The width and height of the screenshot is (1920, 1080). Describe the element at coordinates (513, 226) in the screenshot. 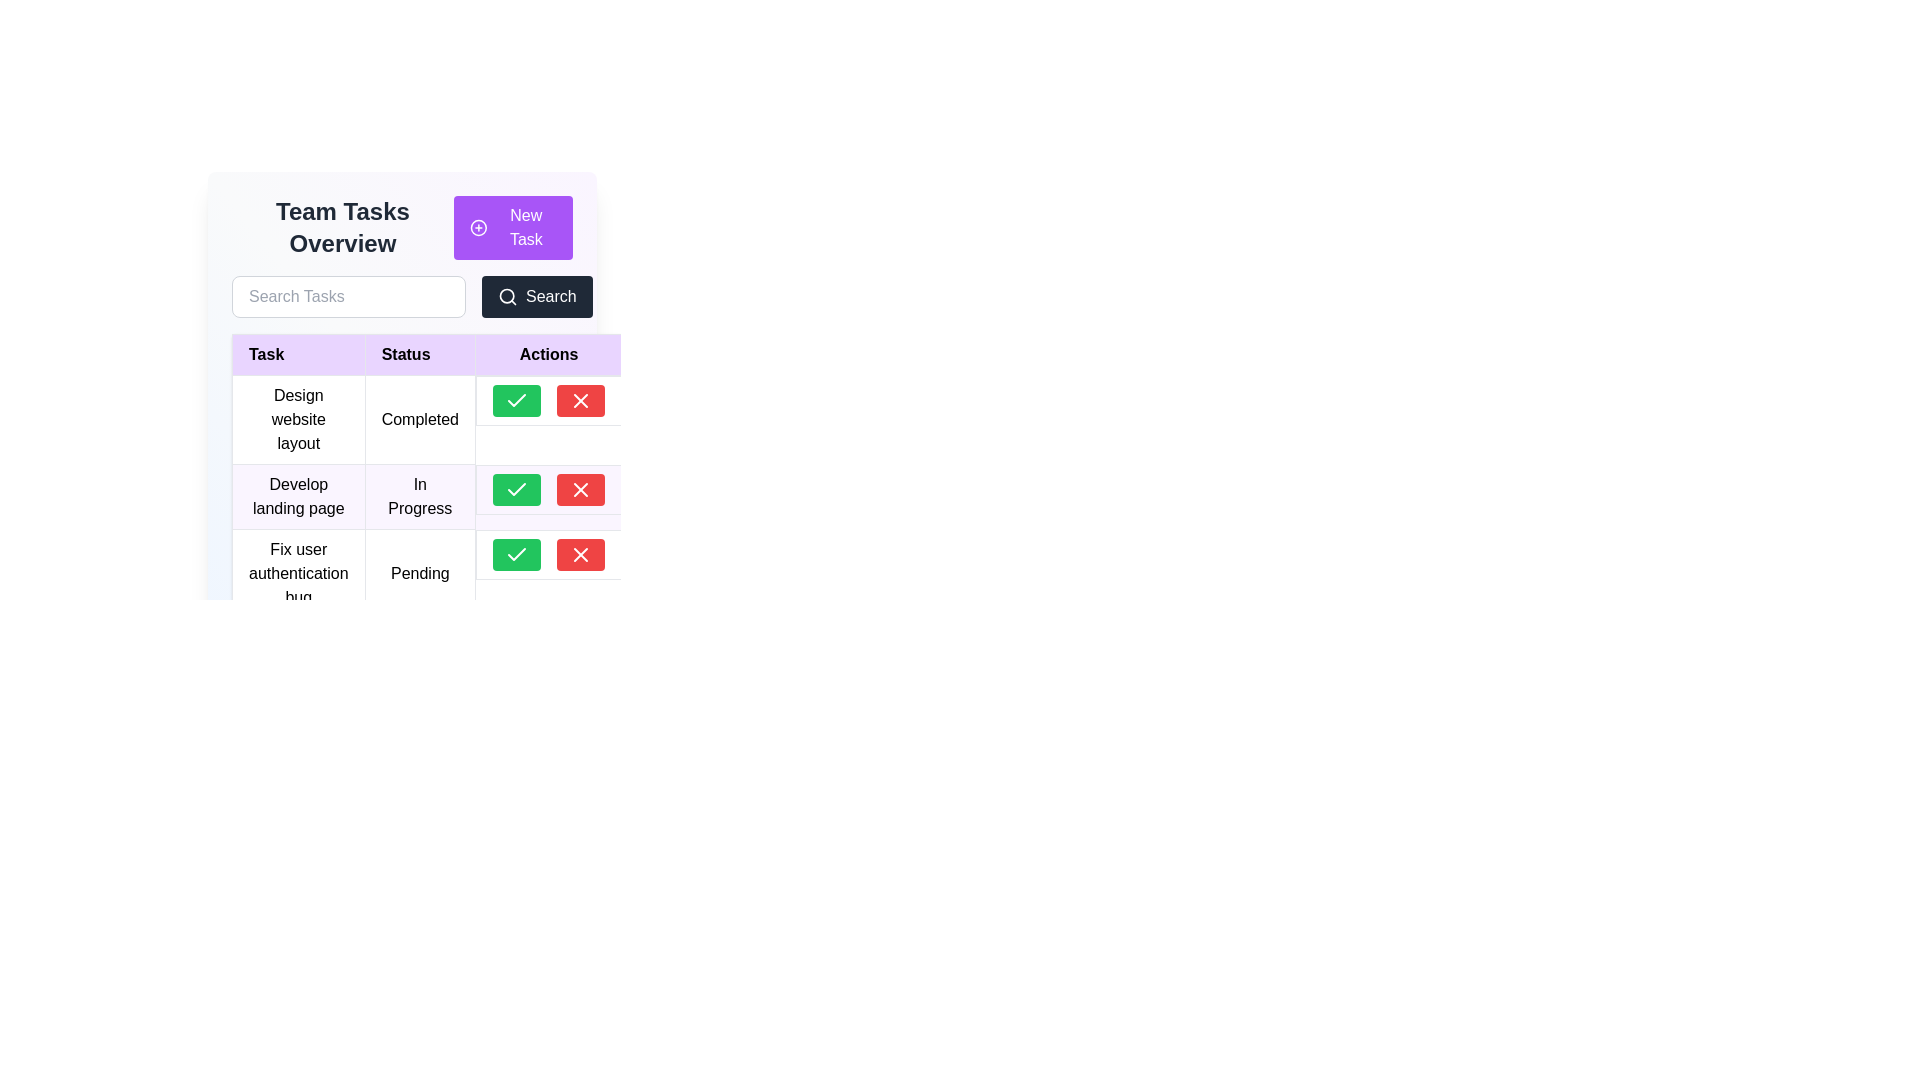

I see `the purple button labeled 'New Task' to visualize the hover effect` at that location.